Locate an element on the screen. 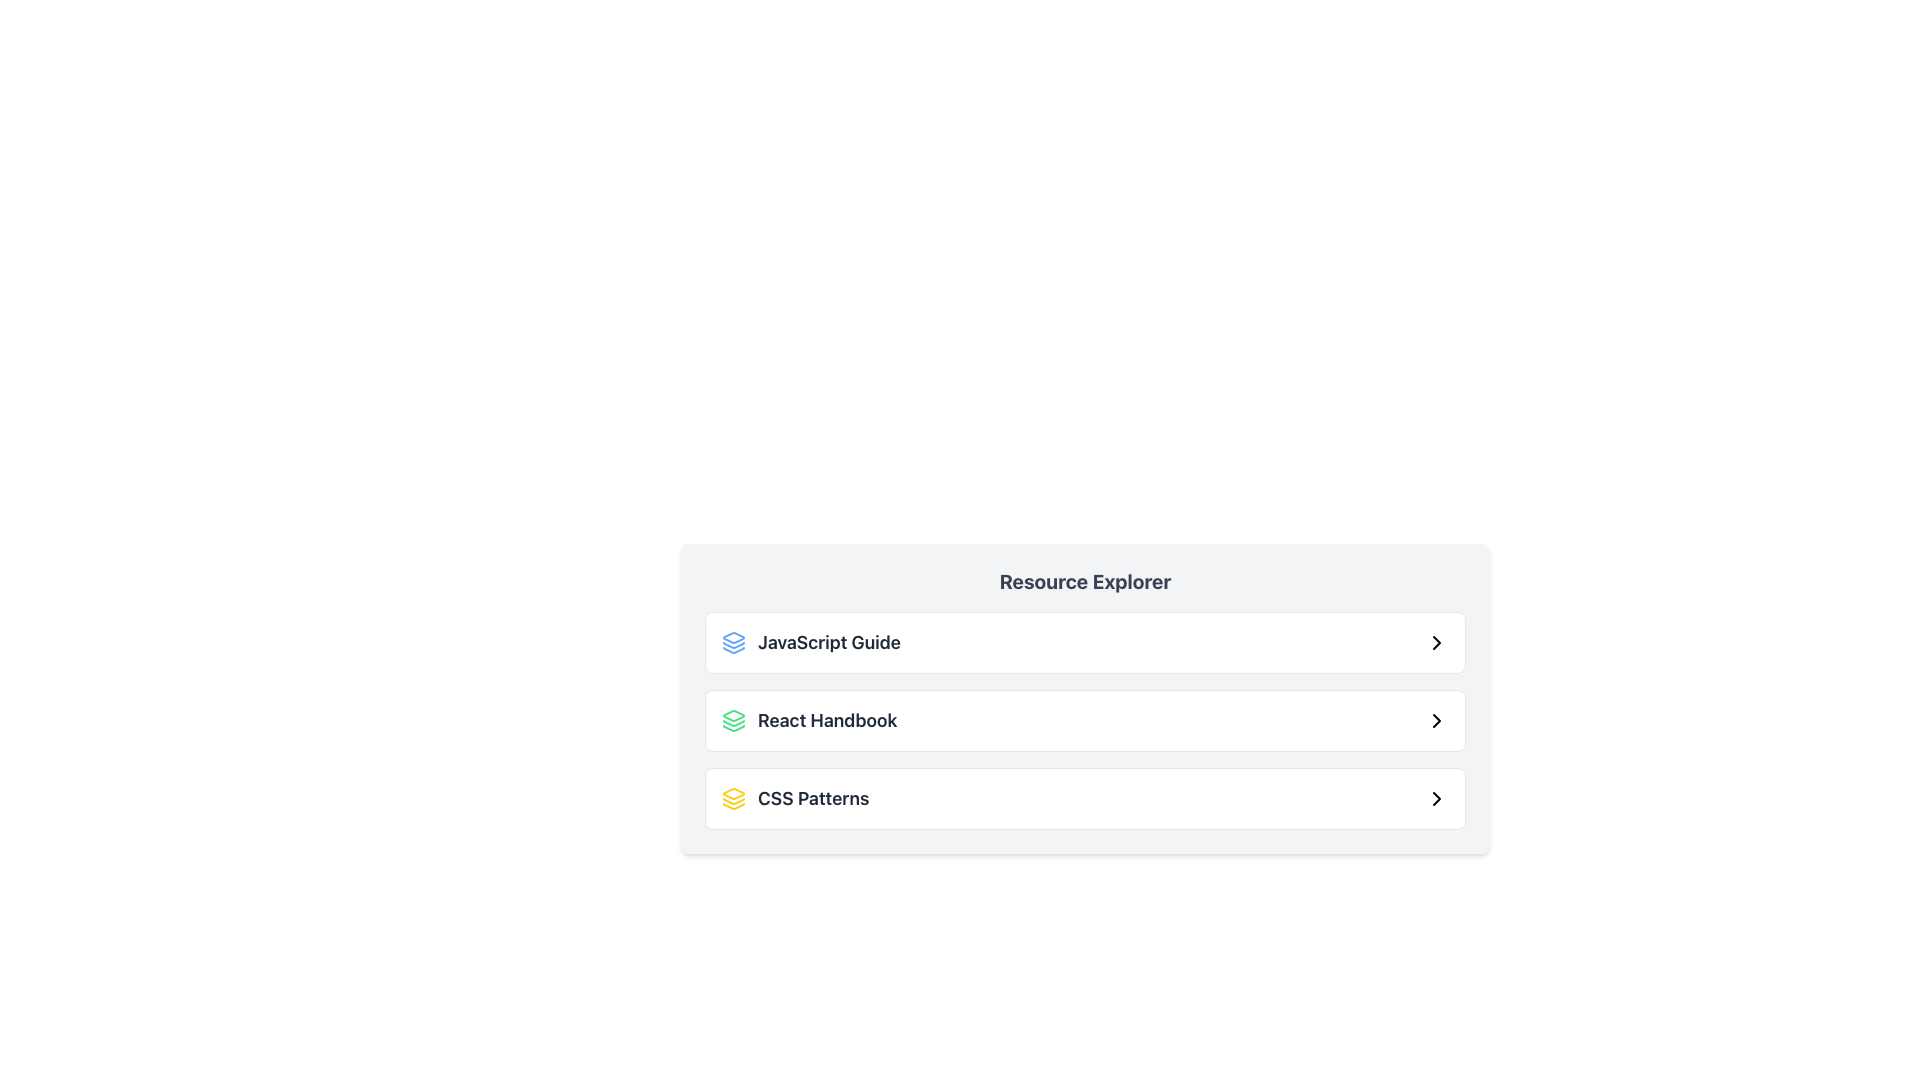 The height and width of the screenshot is (1080, 1920). the navigation icon (Chevron) located on the far right of the list item labeled 'CSS Patterns' is located at coordinates (1435, 797).